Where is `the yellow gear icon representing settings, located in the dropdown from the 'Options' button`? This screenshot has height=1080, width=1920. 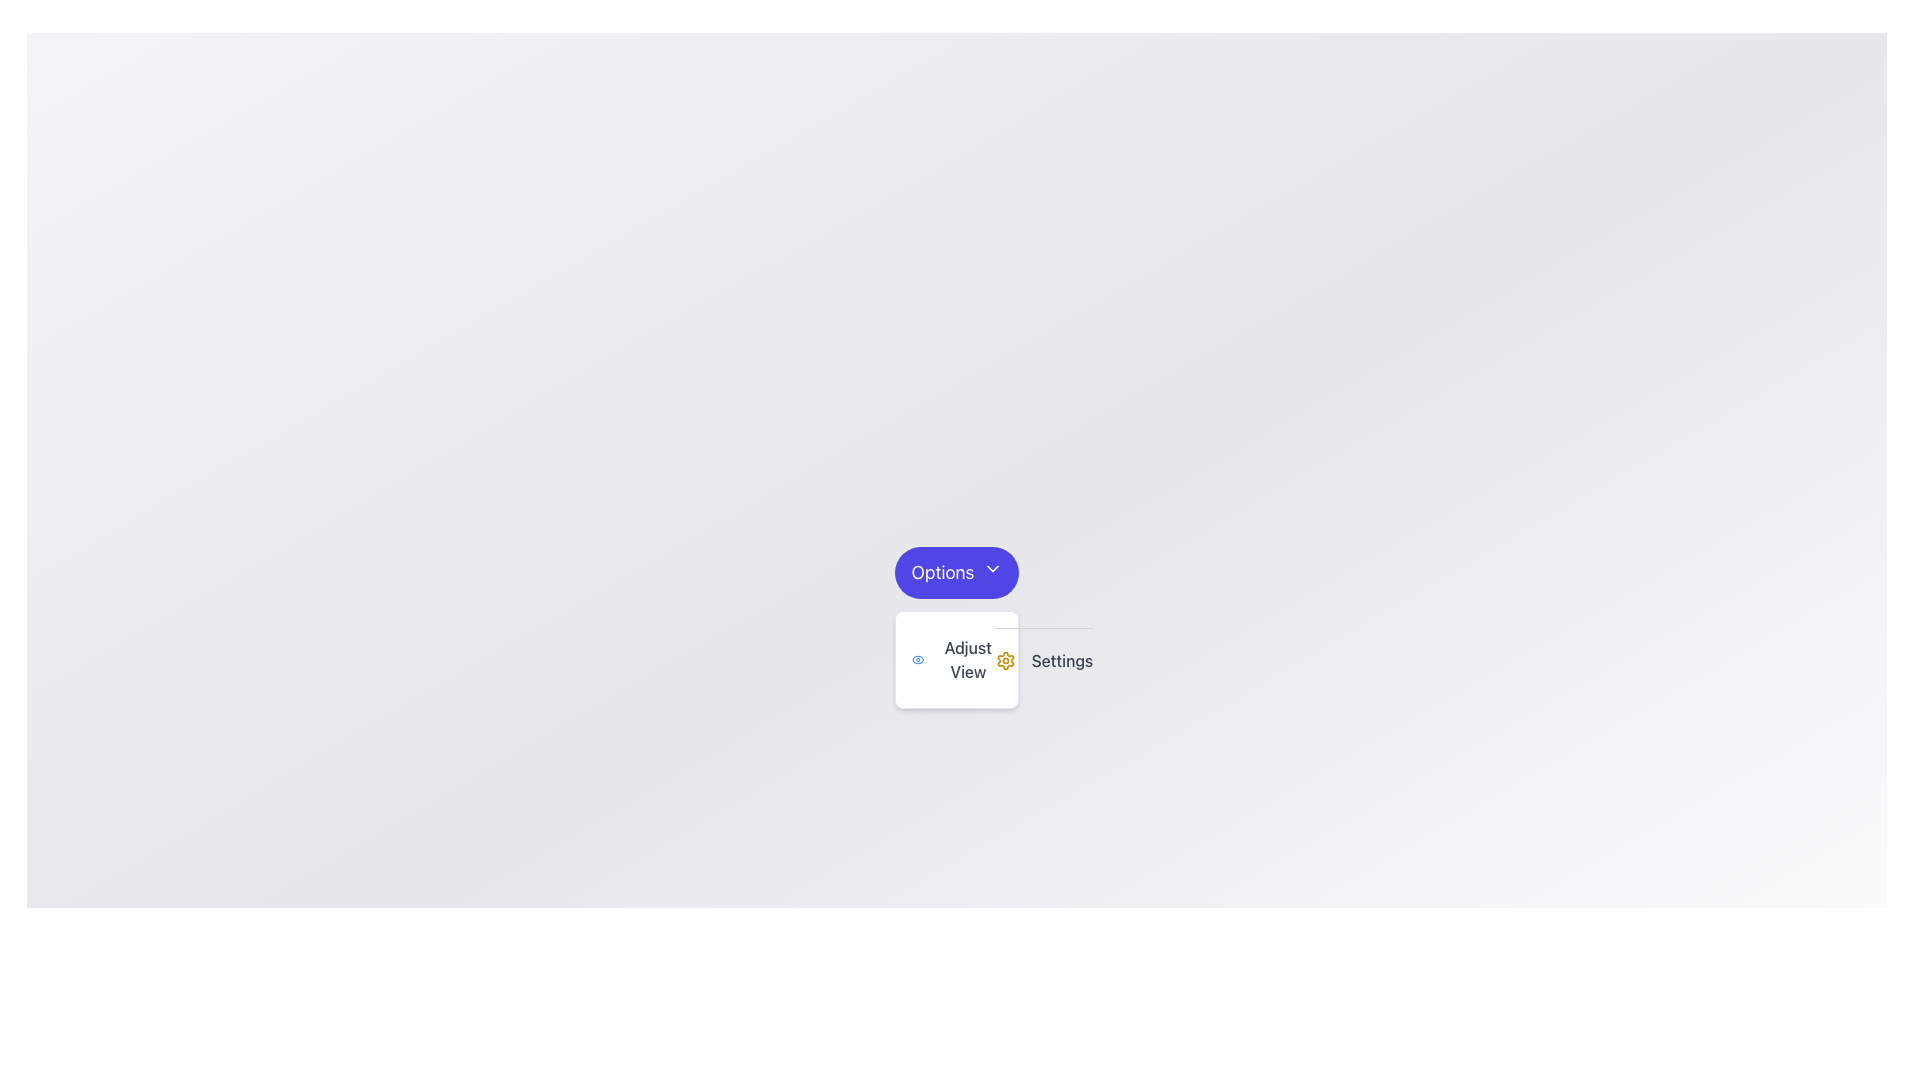 the yellow gear icon representing settings, located in the dropdown from the 'Options' button is located at coordinates (1005, 660).